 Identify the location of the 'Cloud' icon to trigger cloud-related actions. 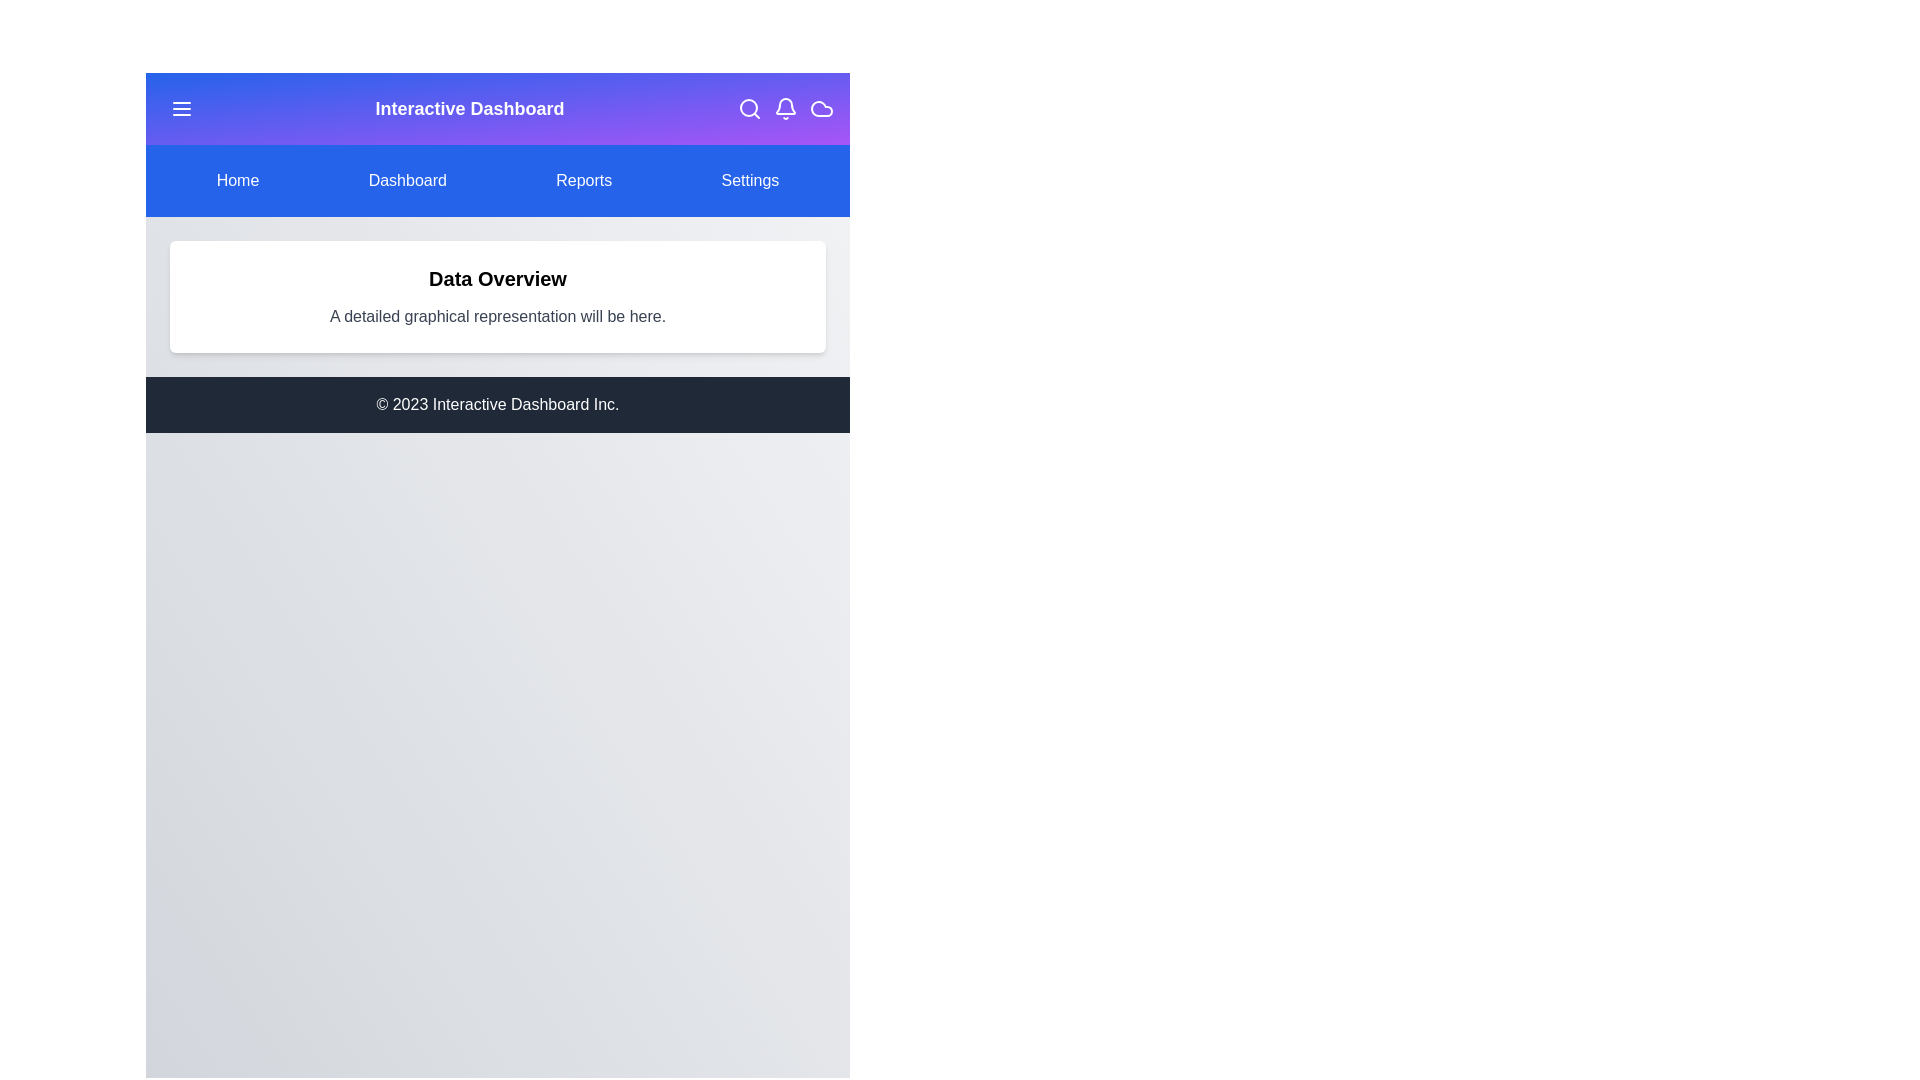
(821, 108).